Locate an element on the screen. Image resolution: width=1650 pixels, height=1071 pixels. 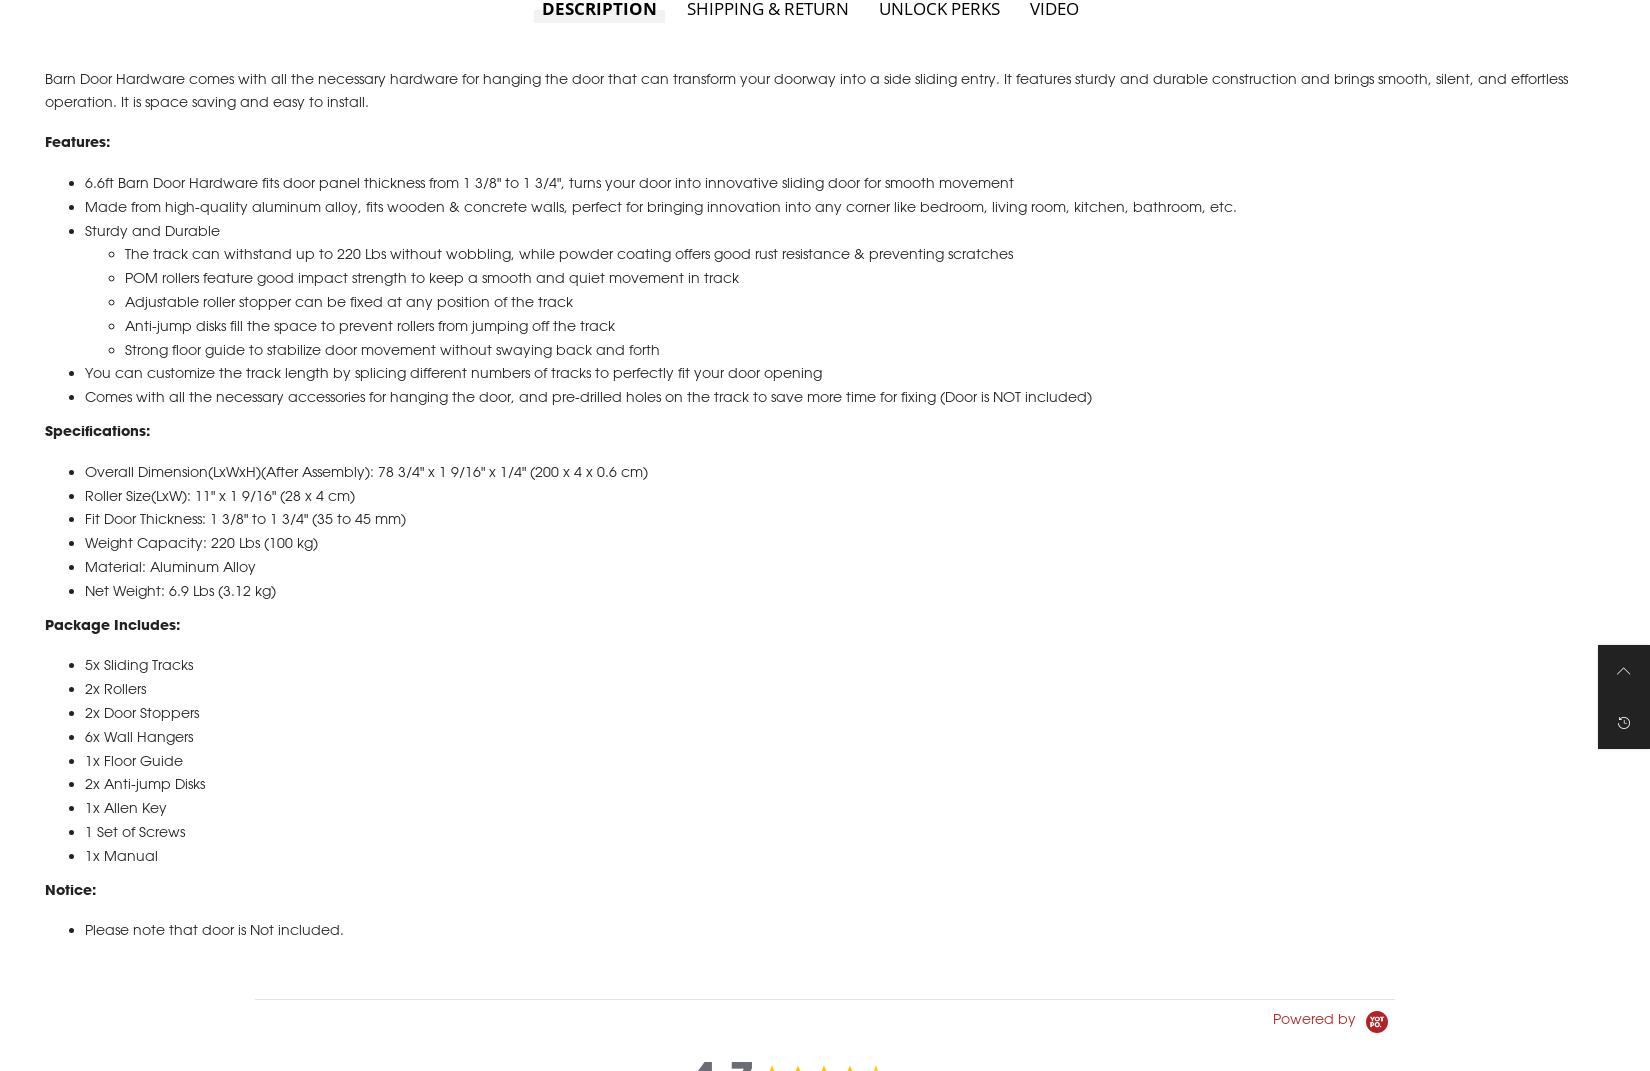
'1 Set of Screws' is located at coordinates (84, 853).